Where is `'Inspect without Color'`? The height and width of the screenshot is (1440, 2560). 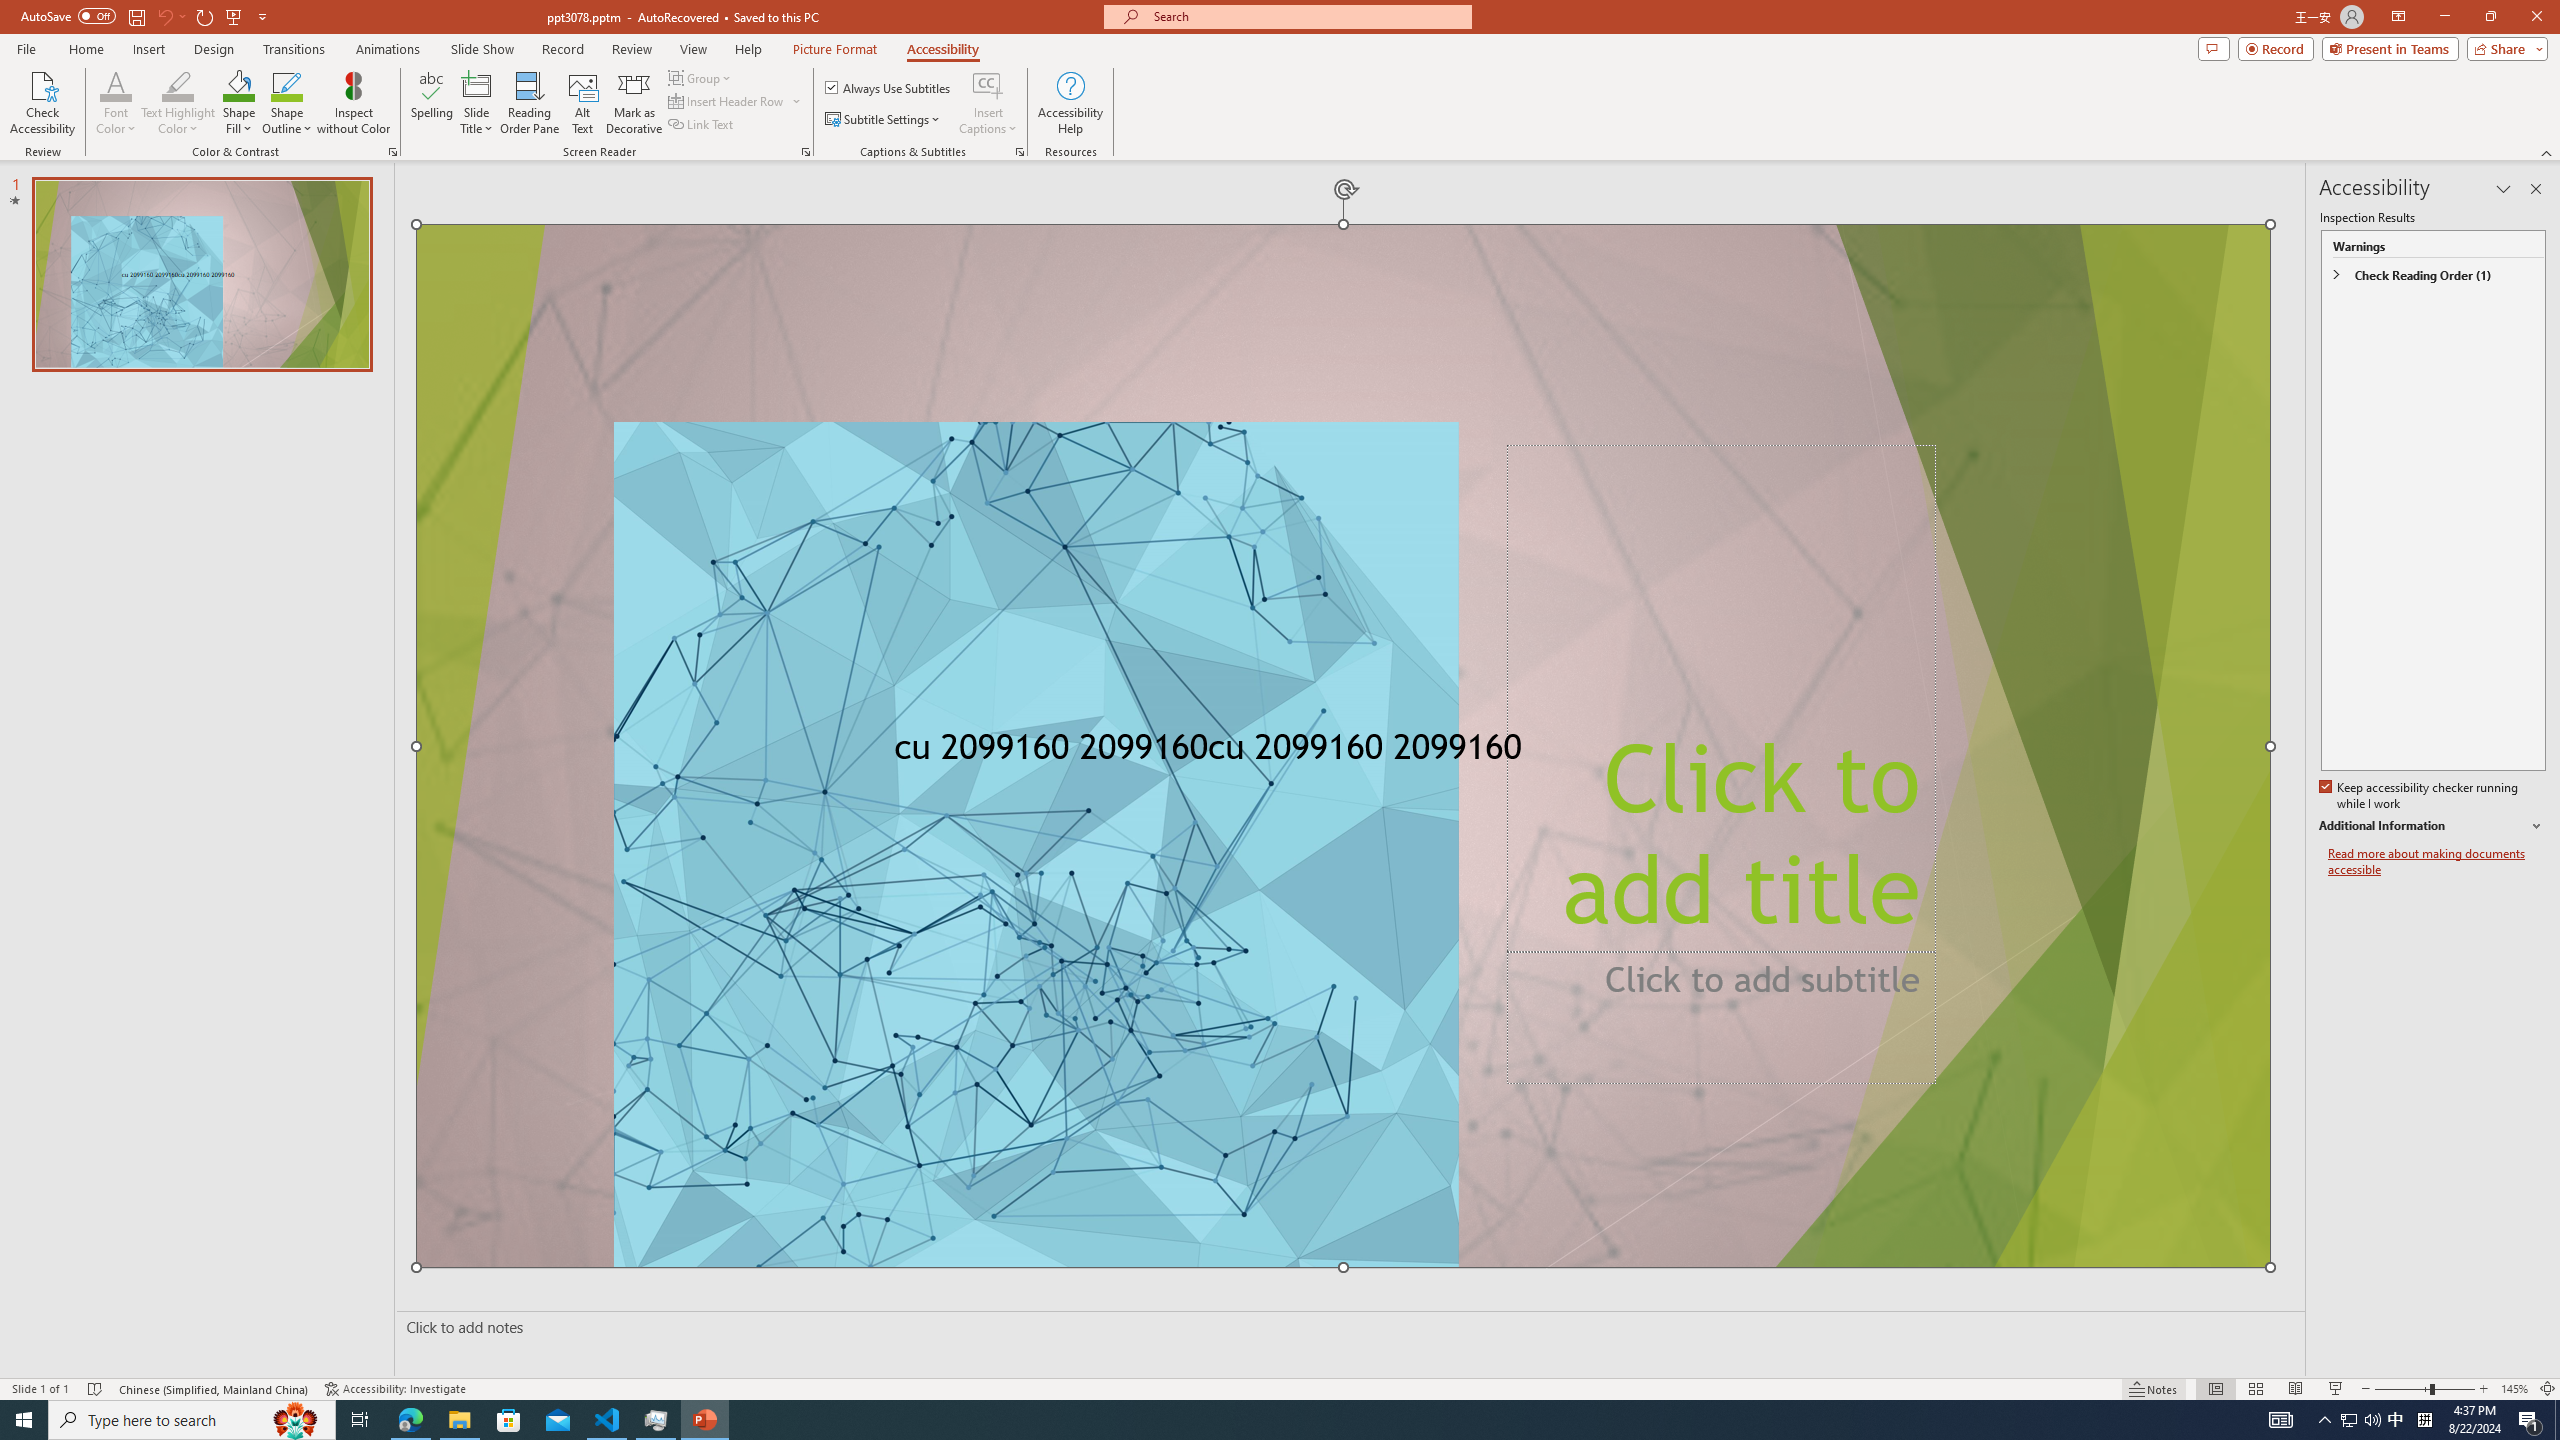
'Inspect without Color' is located at coordinates (354, 103).